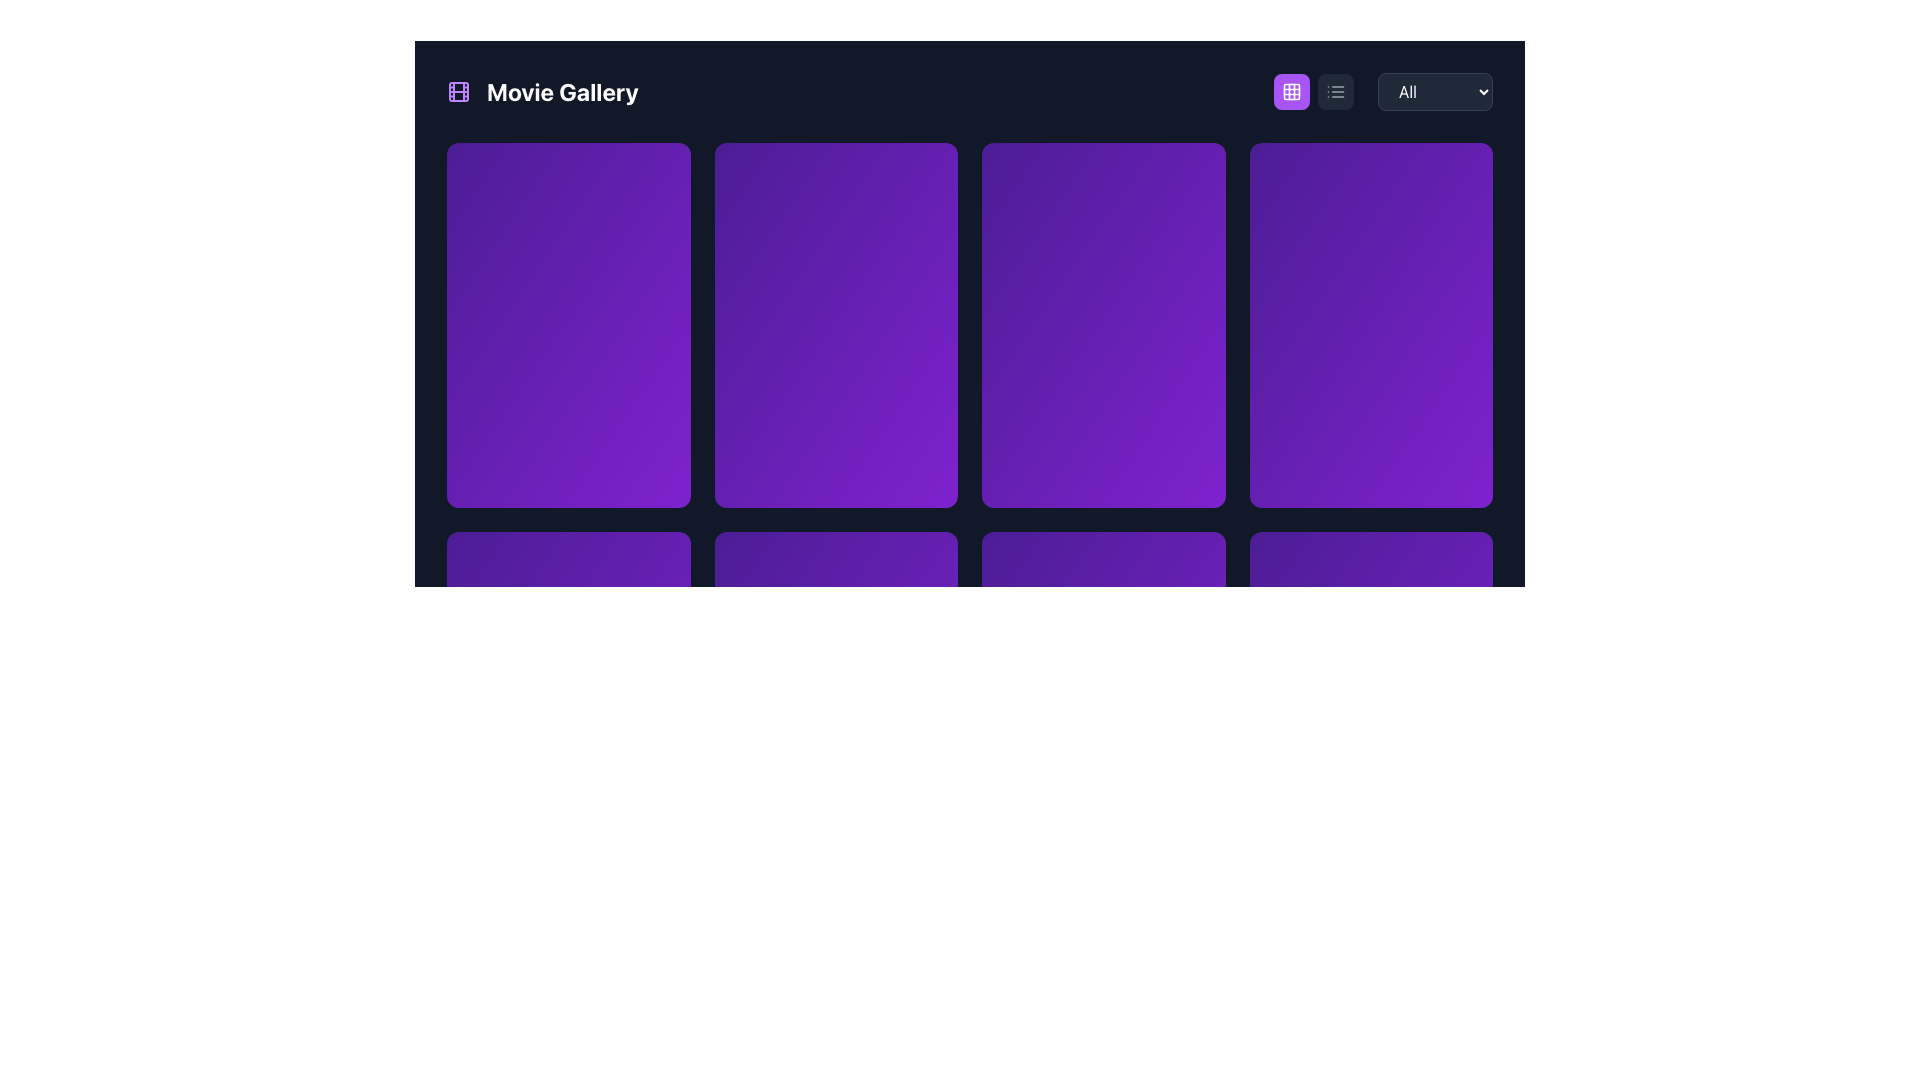 The width and height of the screenshot is (1920, 1080). What do you see at coordinates (458, 92) in the screenshot?
I see `the SVG icon representing the movie gallery, which is located at the top-left corner of the interface before the 'Movie Gallery' text` at bounding box center [458, 92].